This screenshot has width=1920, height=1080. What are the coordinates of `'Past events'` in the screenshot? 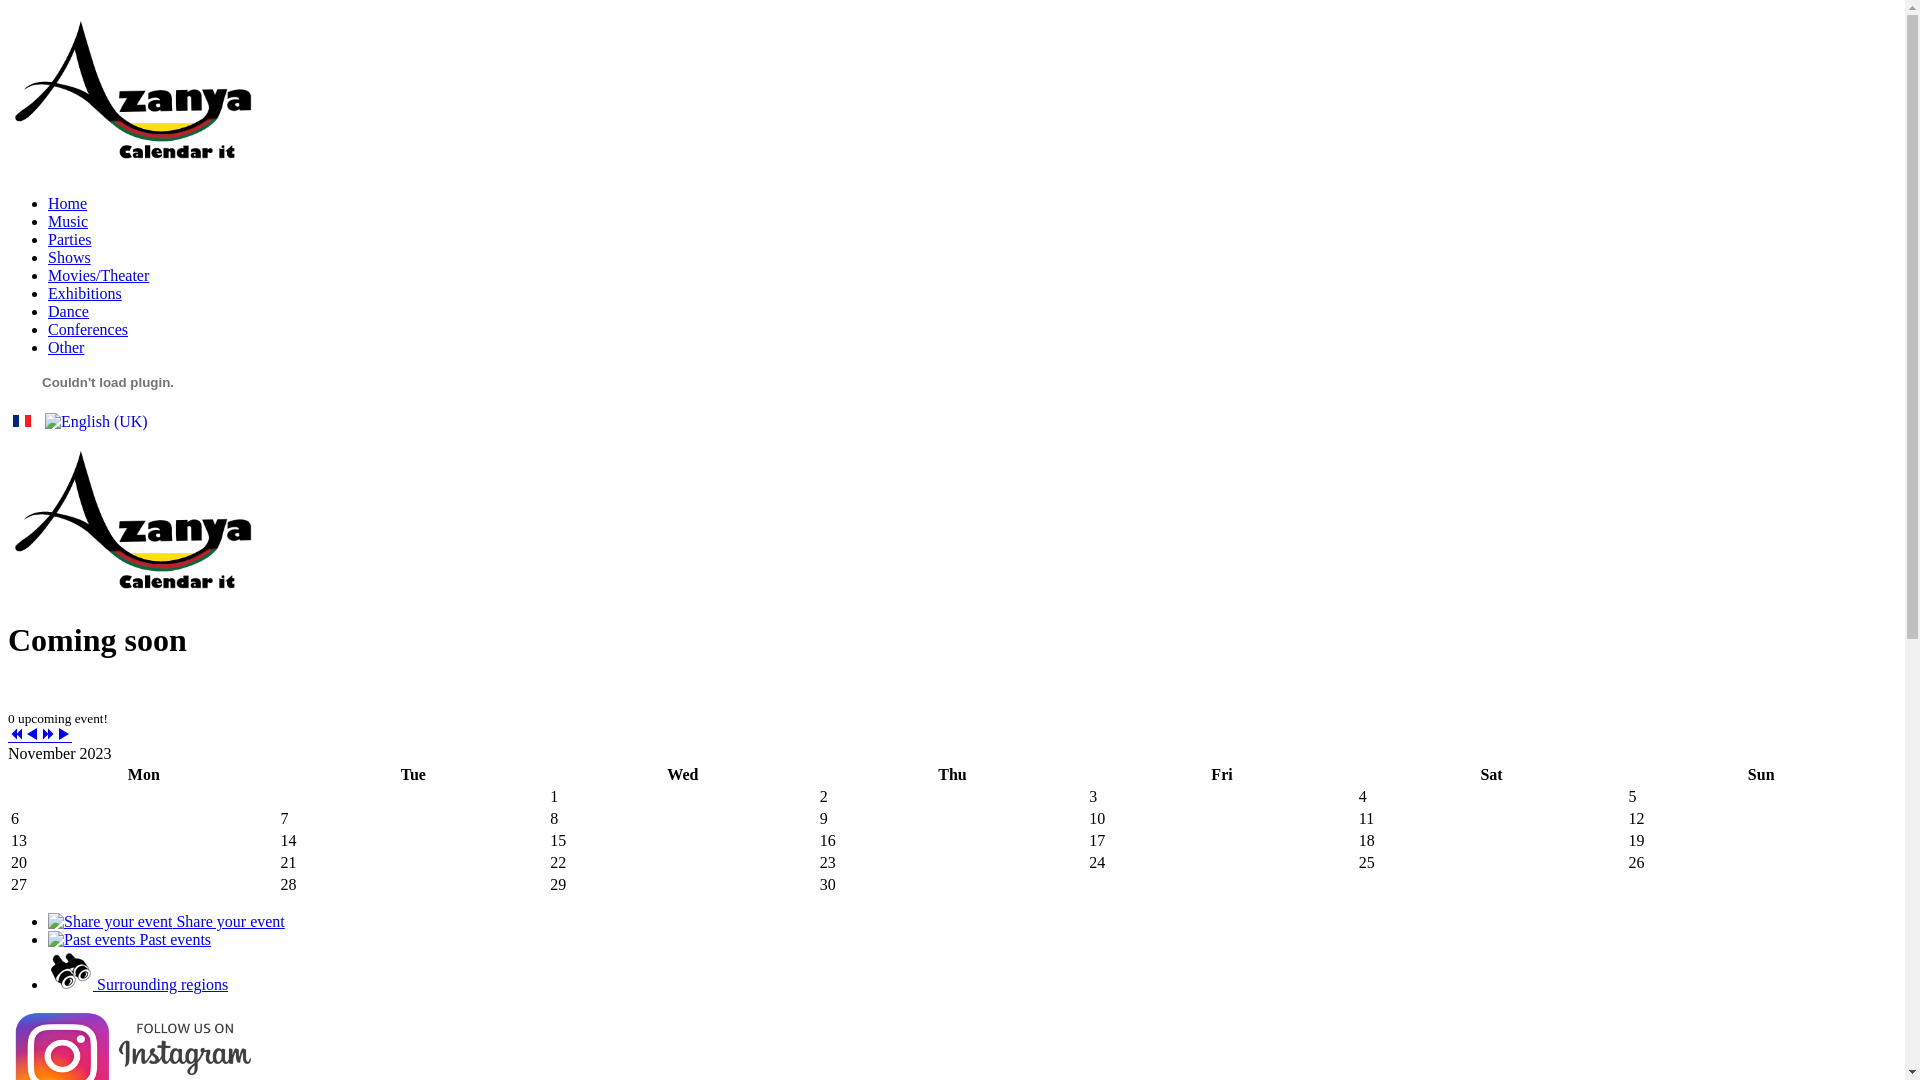 It's located at (128, 939).